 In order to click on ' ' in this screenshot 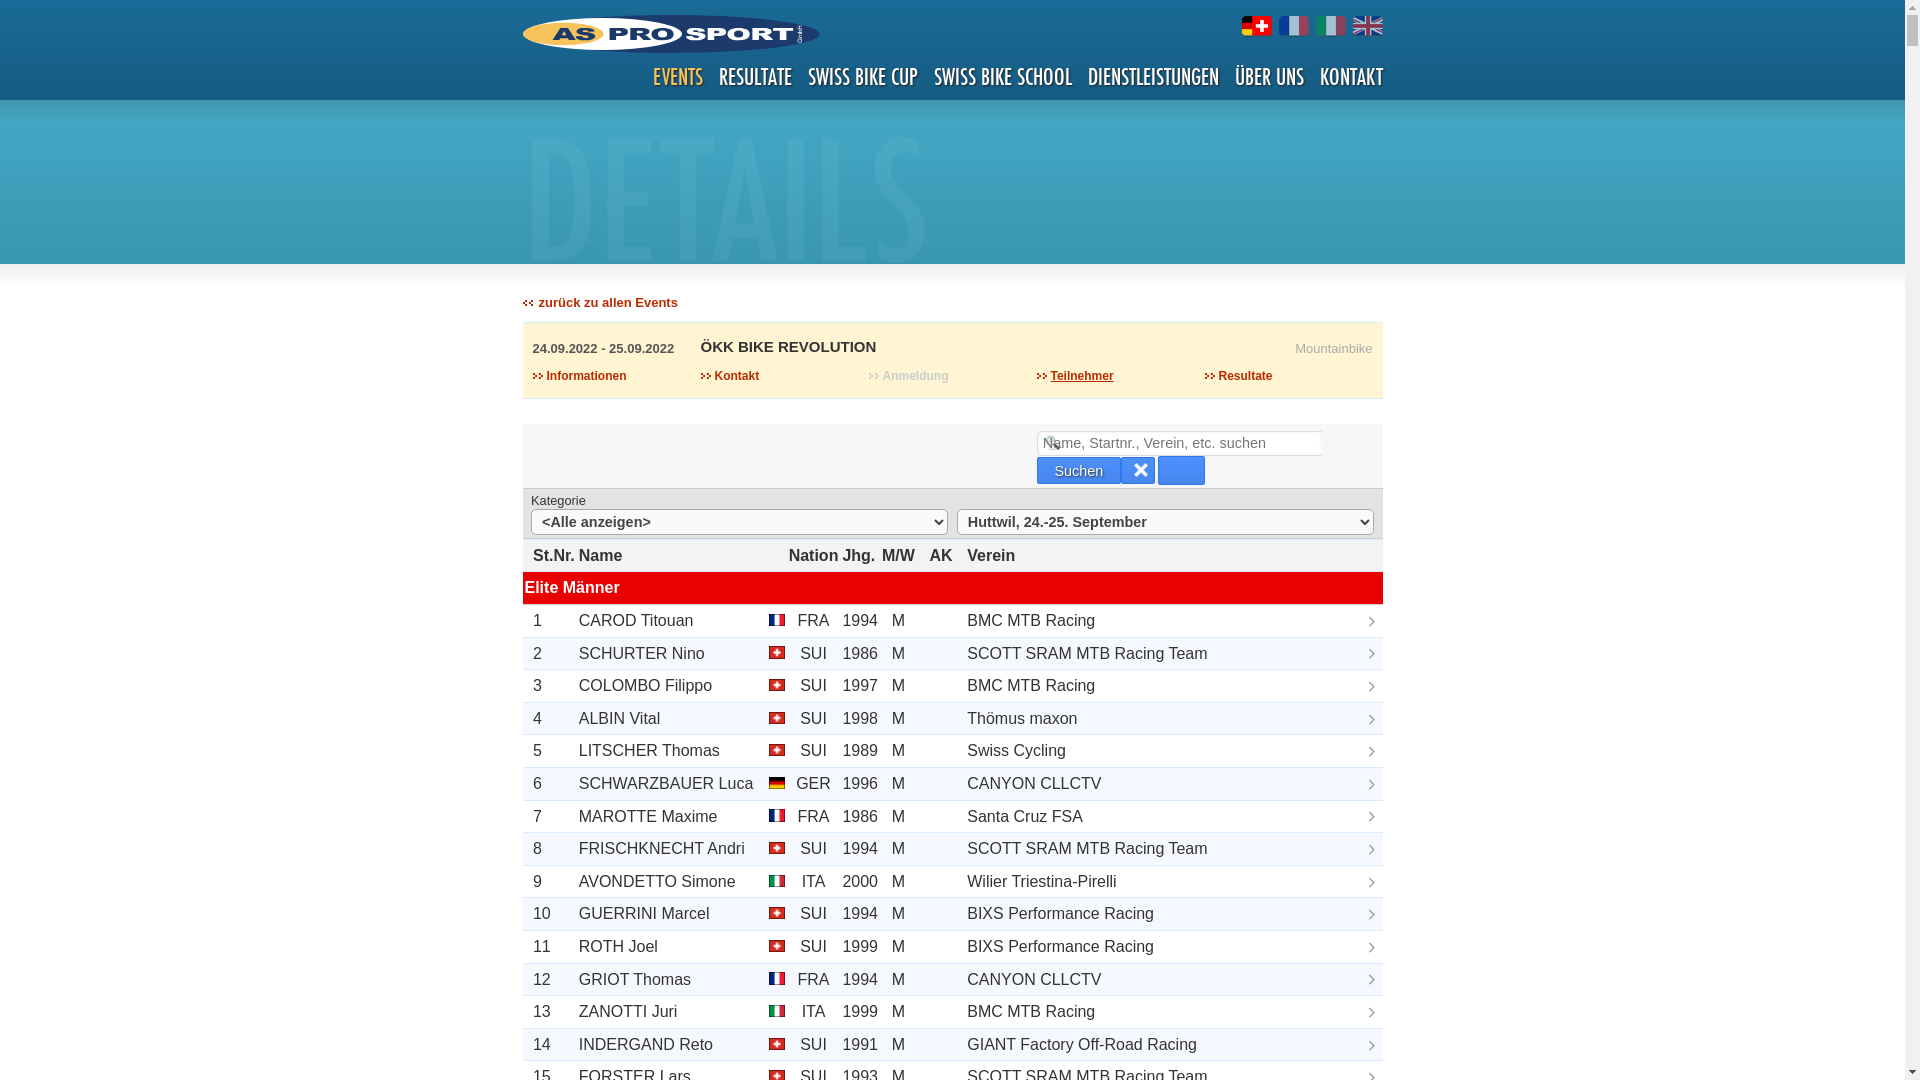, I will do `click(1181, 470)`.